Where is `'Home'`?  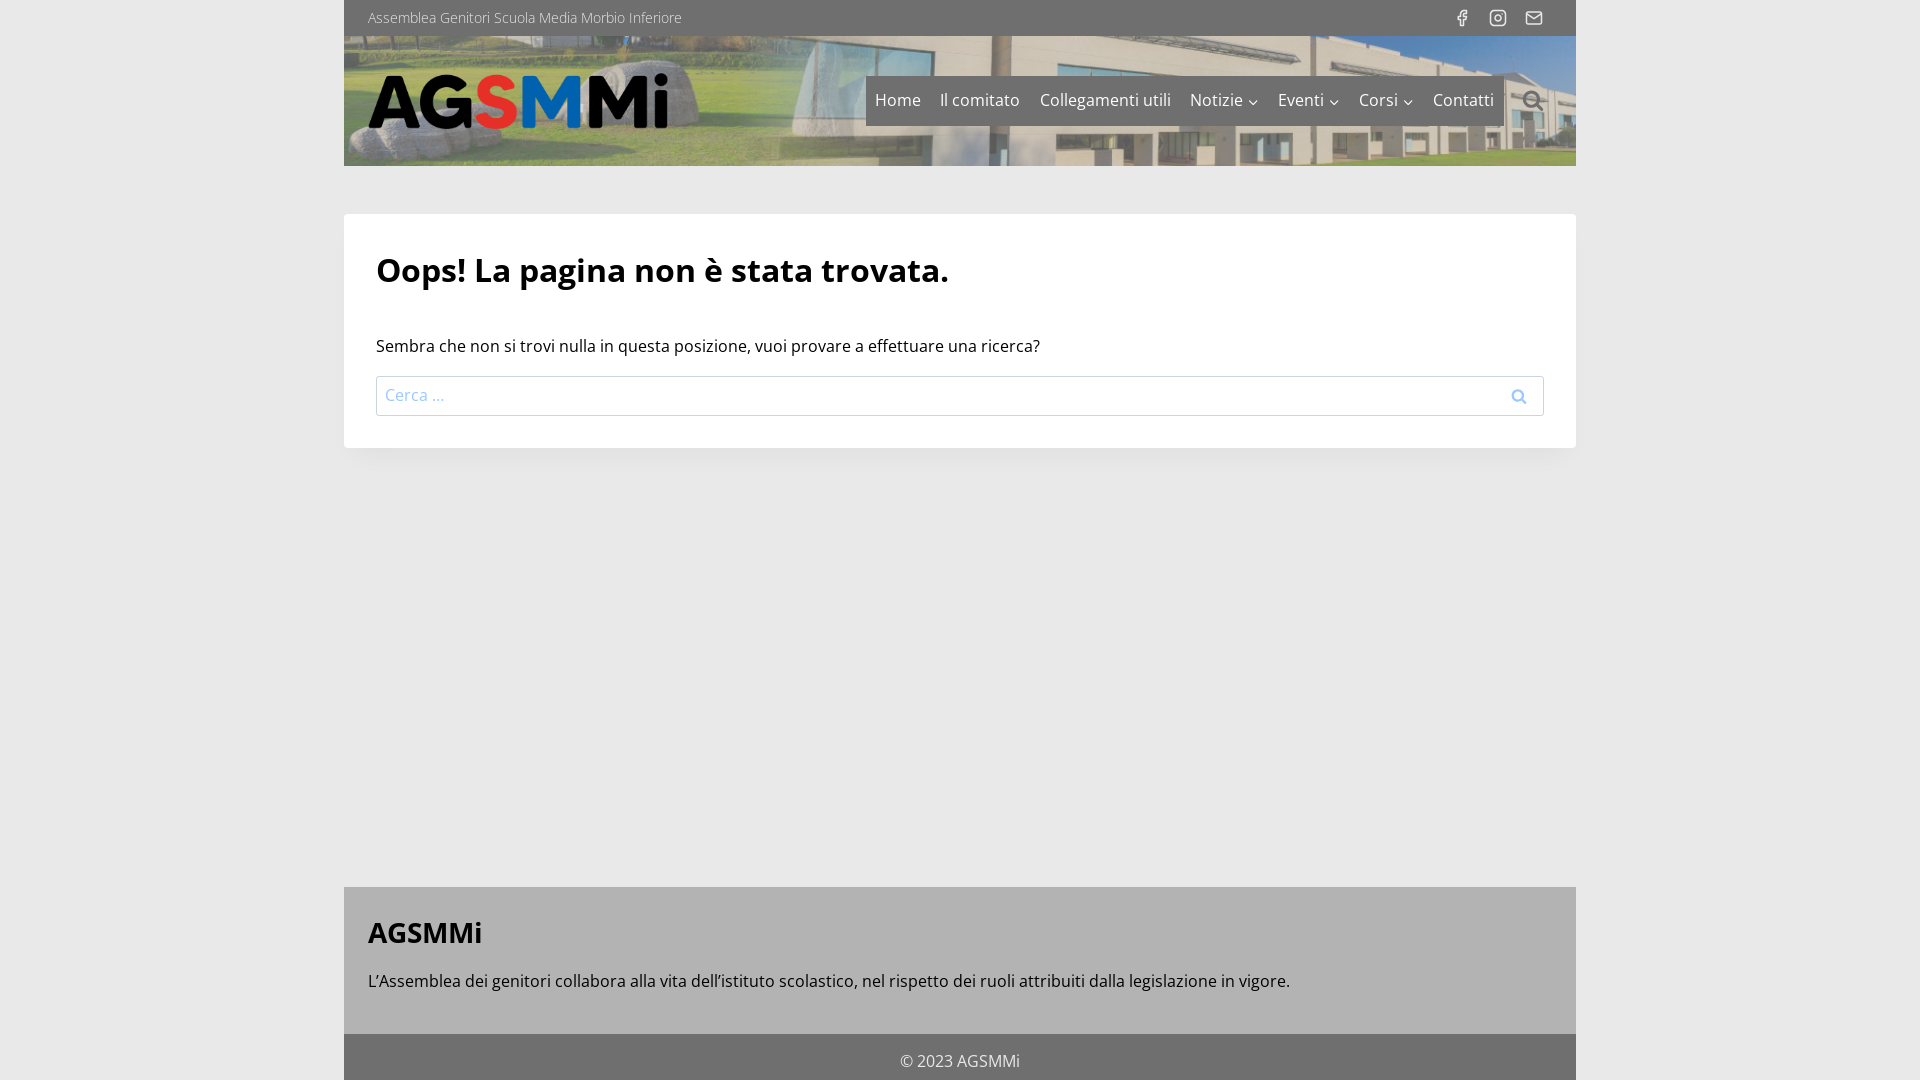
'Home' is located at coordinates (865, 100).